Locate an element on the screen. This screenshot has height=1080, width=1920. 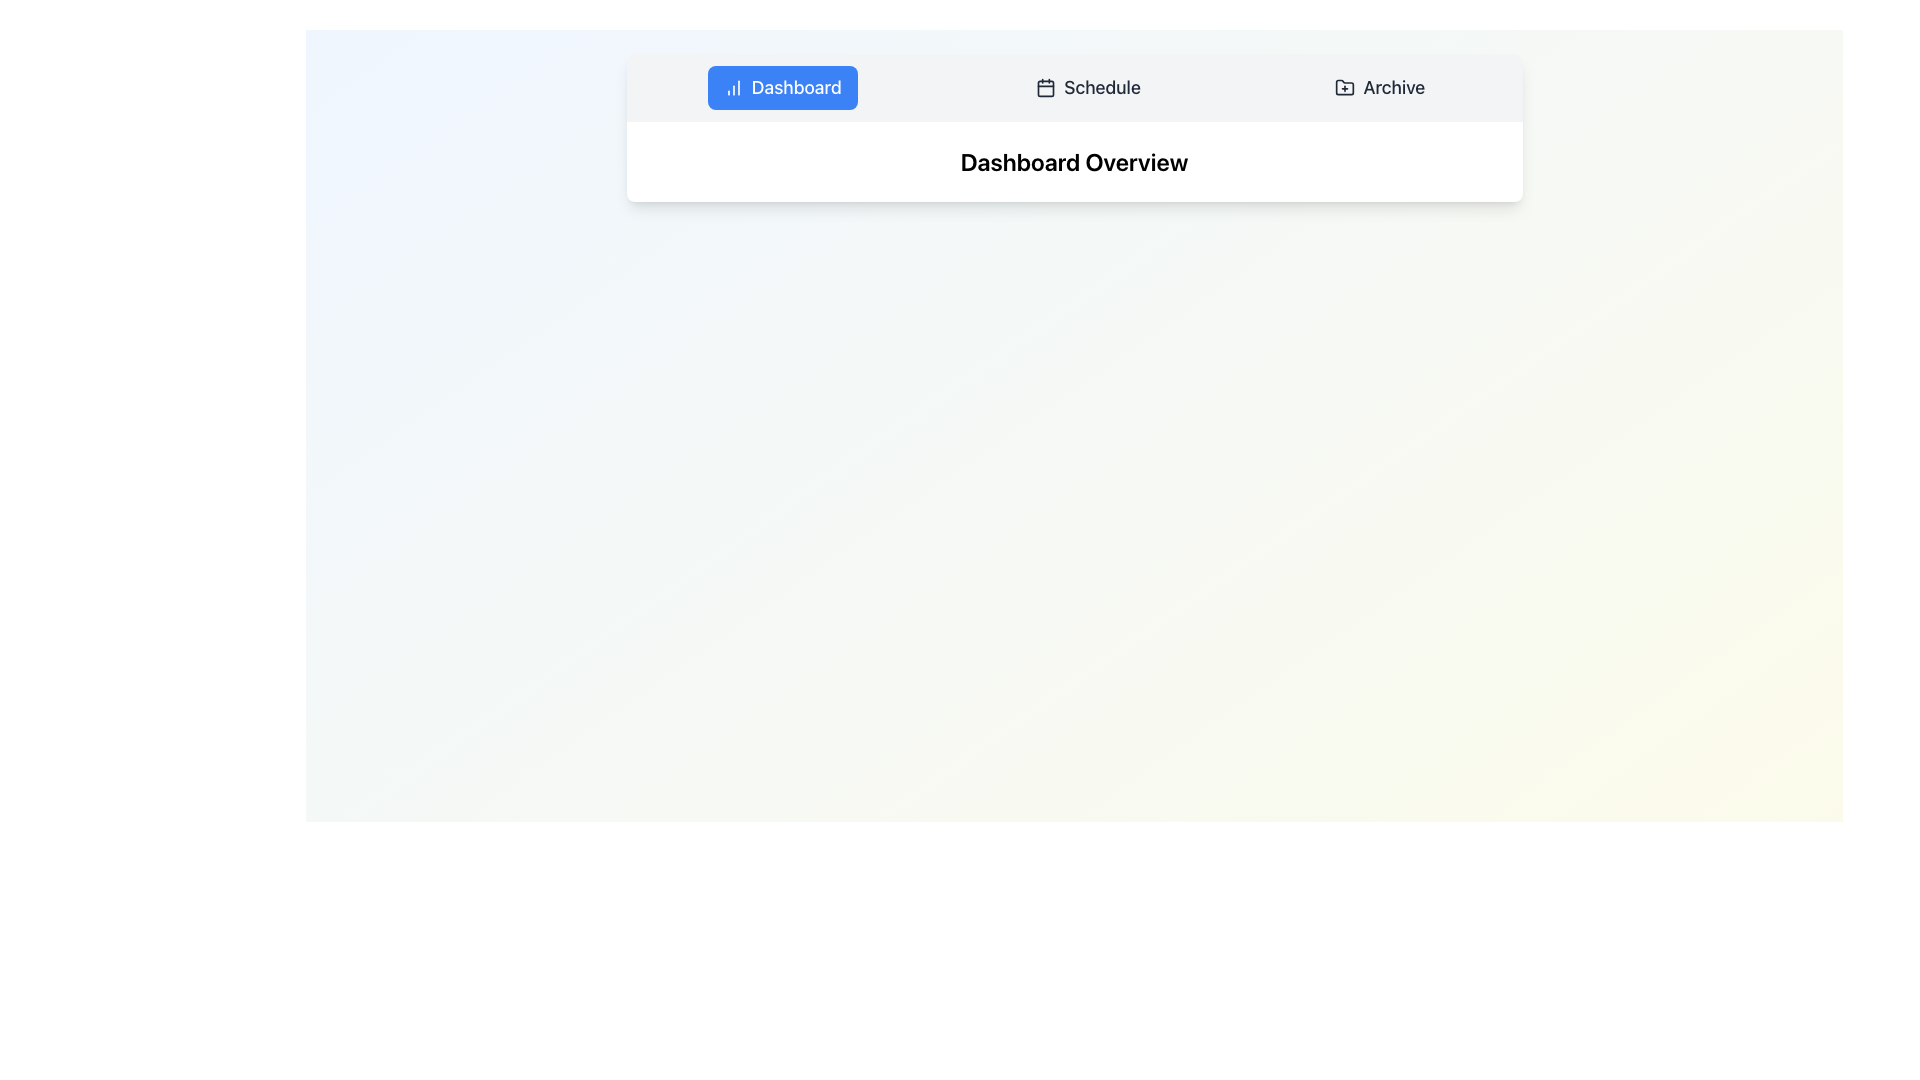
the minimalist calendar icon, which is a graphical representation with a rounded rectangle and grid structure, located at the top center of the user interface is located at coordinates (1045, 87).